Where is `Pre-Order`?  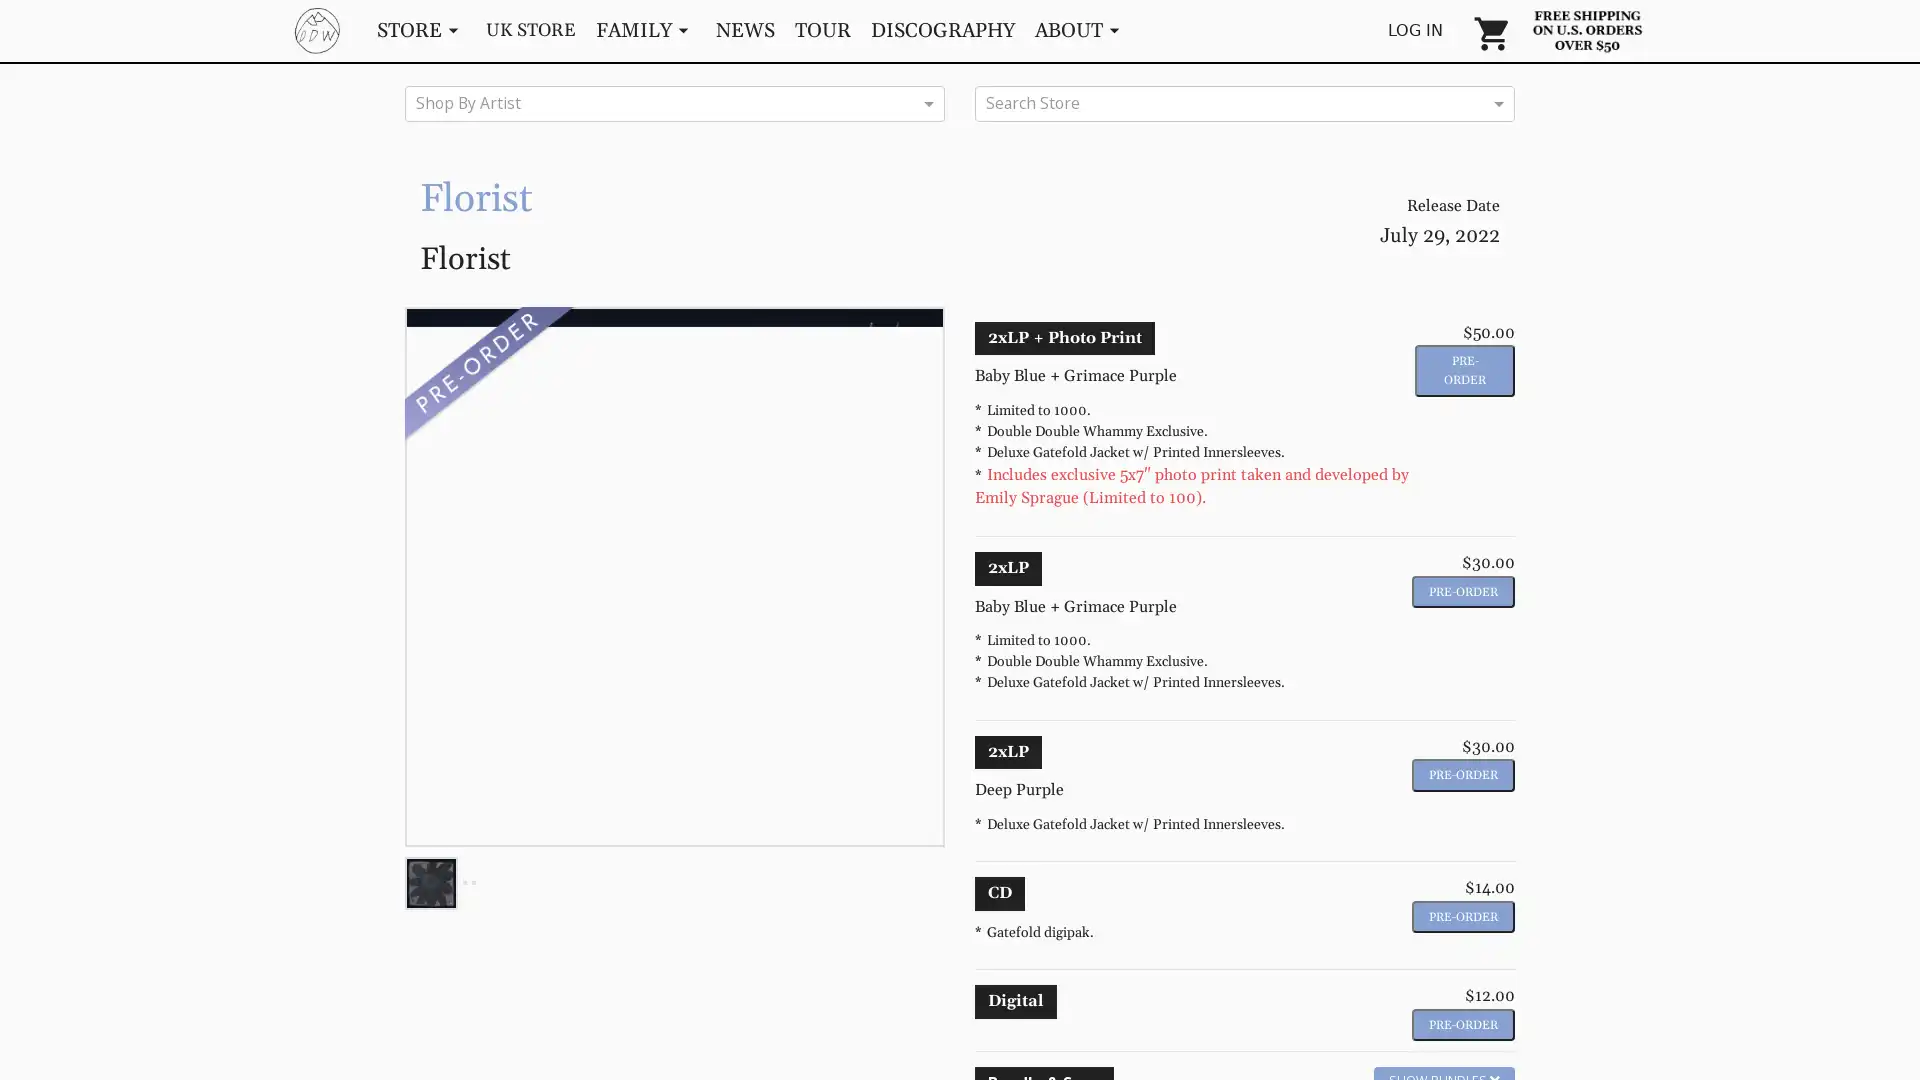 Pre-Order is located at coordinates (1463, 590).